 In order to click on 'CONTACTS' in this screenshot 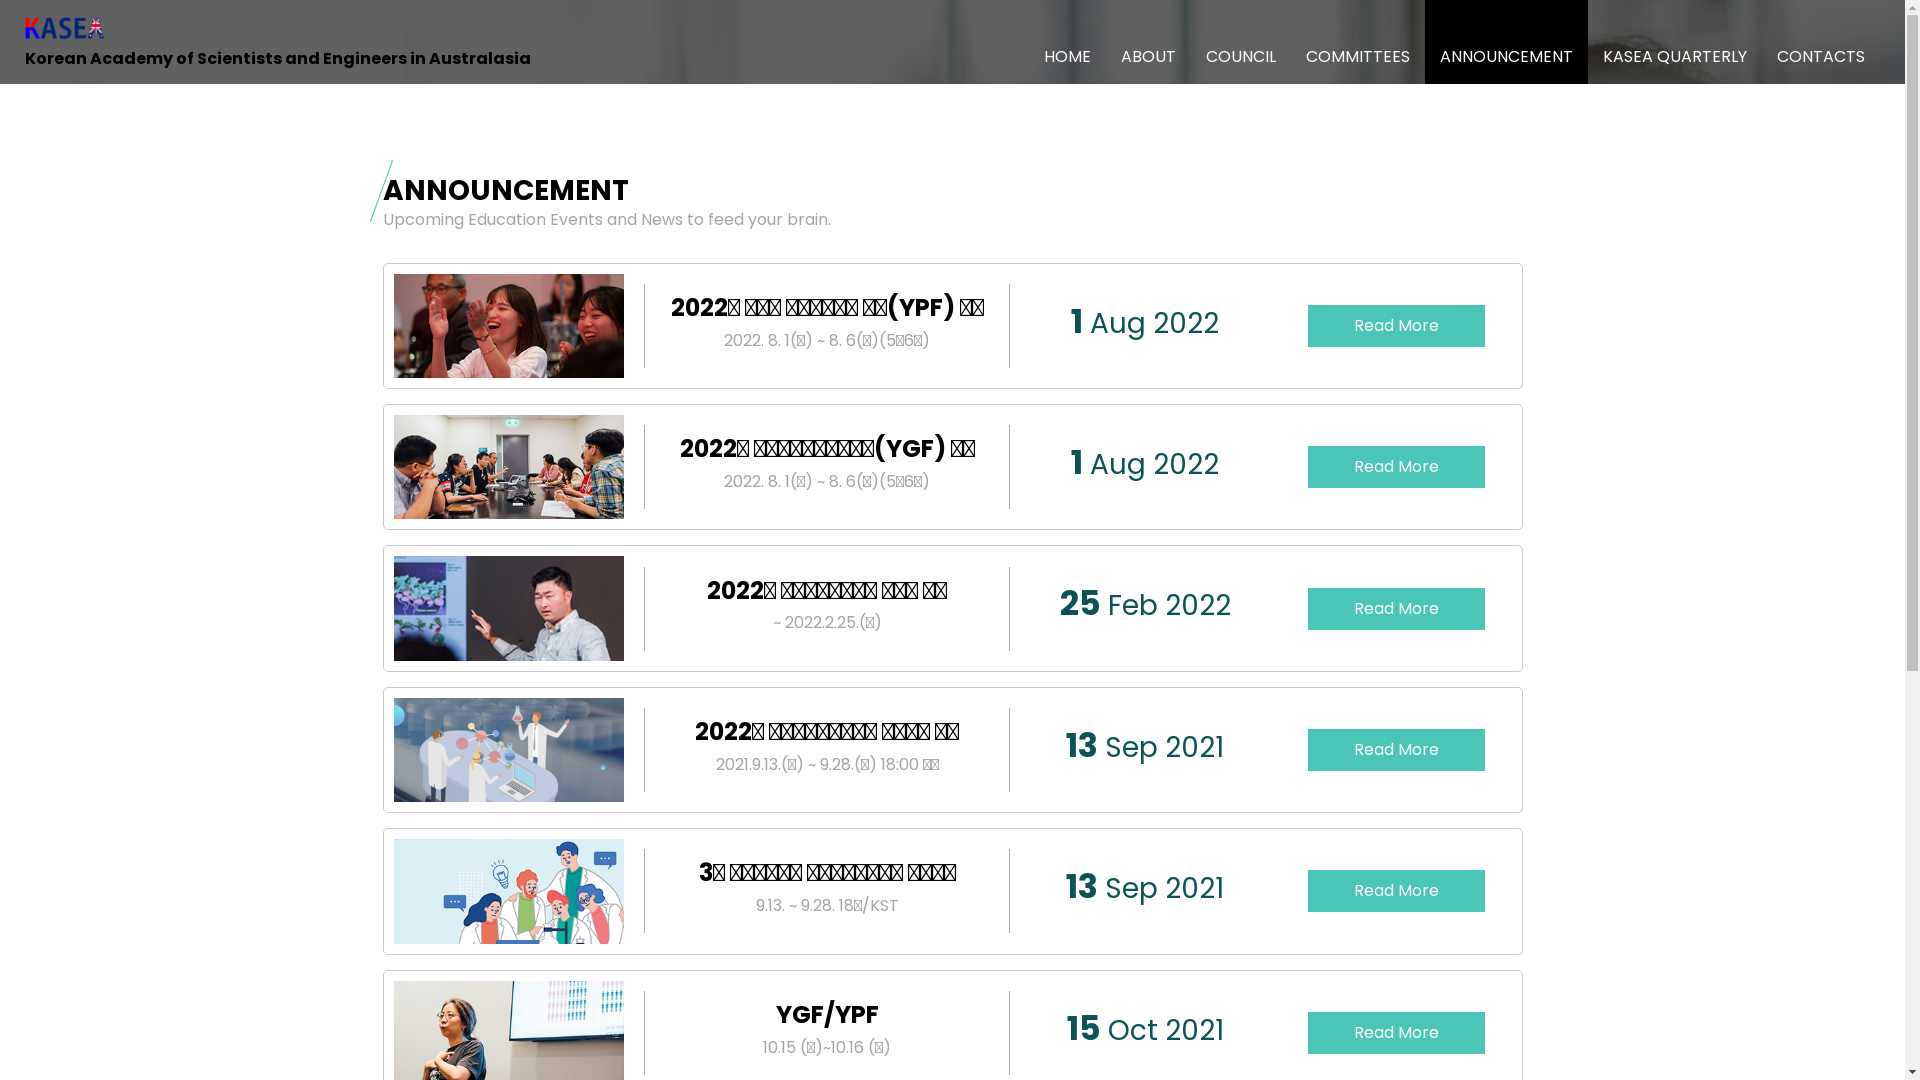, I will do `click(1820, 42)`.